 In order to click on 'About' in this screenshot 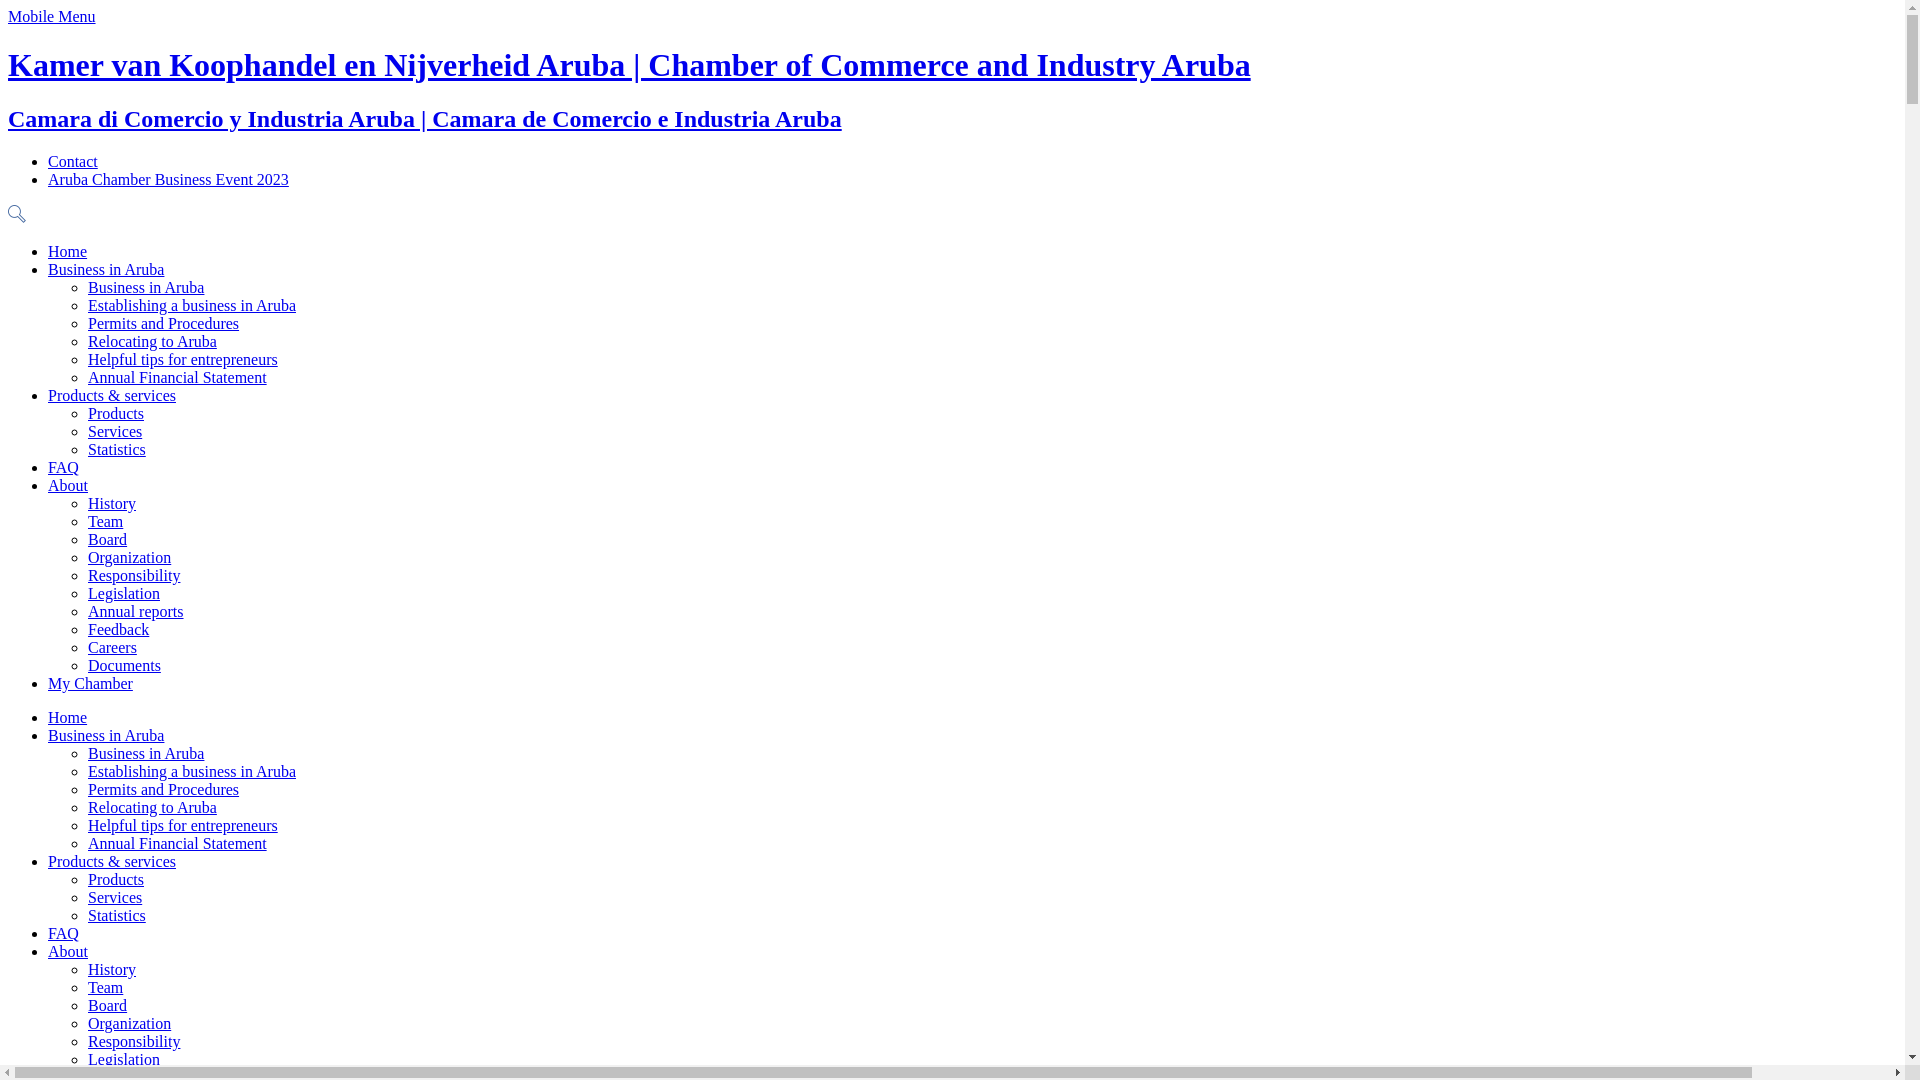, I will do `click(67, 485)`.